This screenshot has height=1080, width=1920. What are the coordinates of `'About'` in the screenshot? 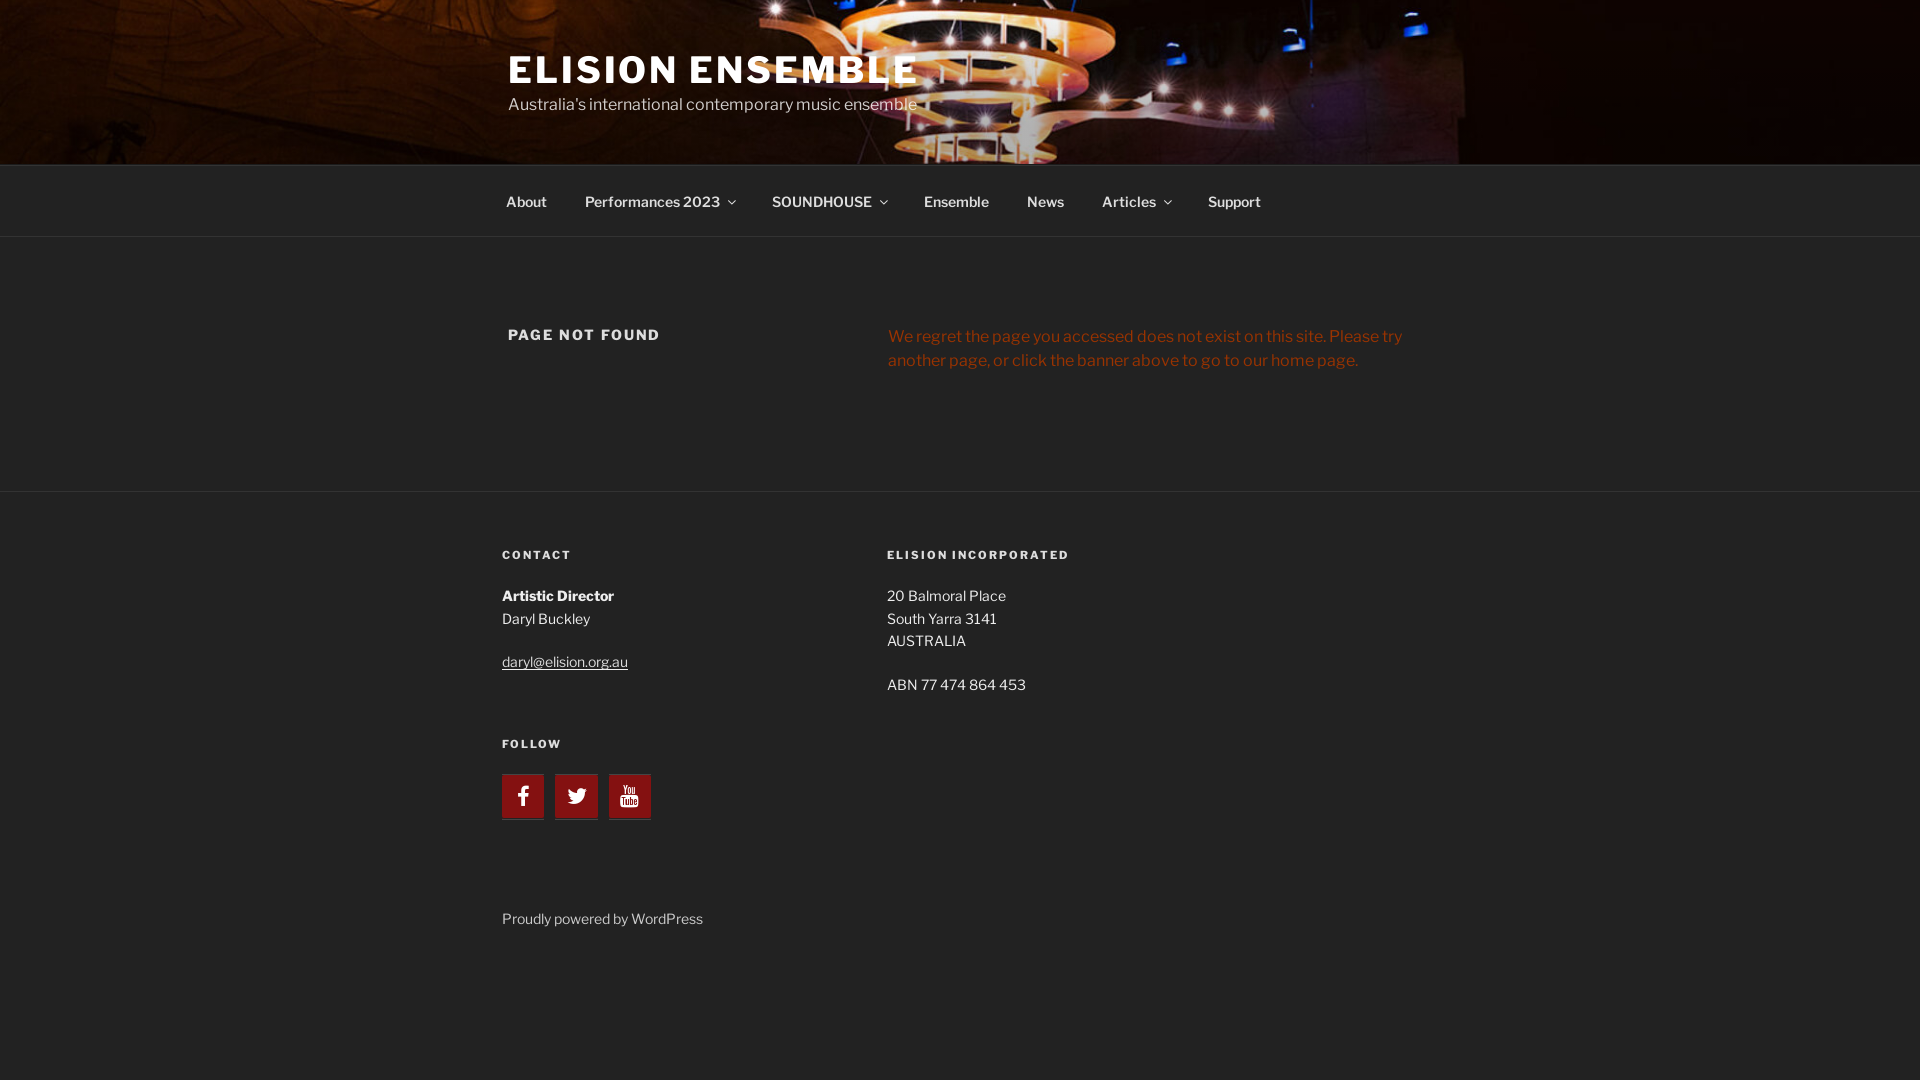 It's located at (526, 200).